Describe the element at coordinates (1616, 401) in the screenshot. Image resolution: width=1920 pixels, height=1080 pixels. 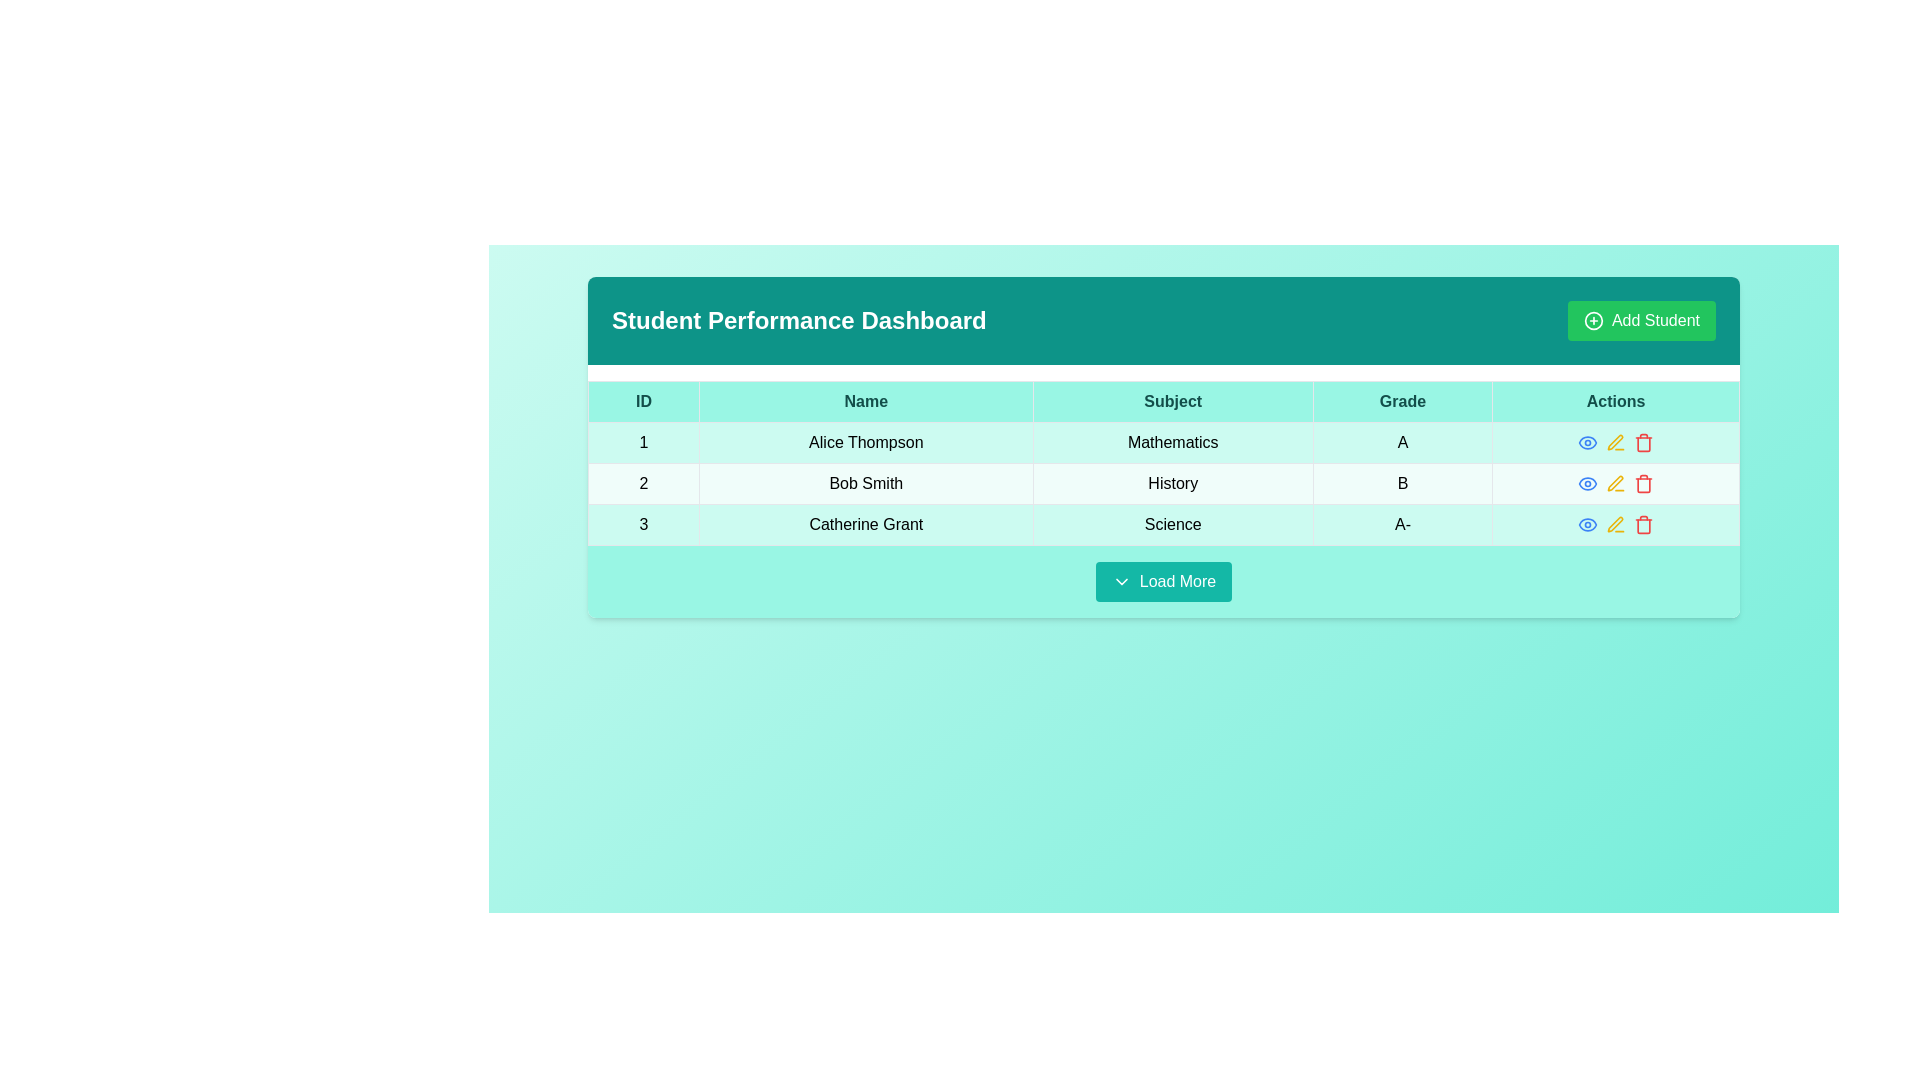
I see `the Table Header Cell for the 'Actions' column located at the top-right corner of the 'Student Performance Dashboard', adjacent to the 'Grade' header` at that location.